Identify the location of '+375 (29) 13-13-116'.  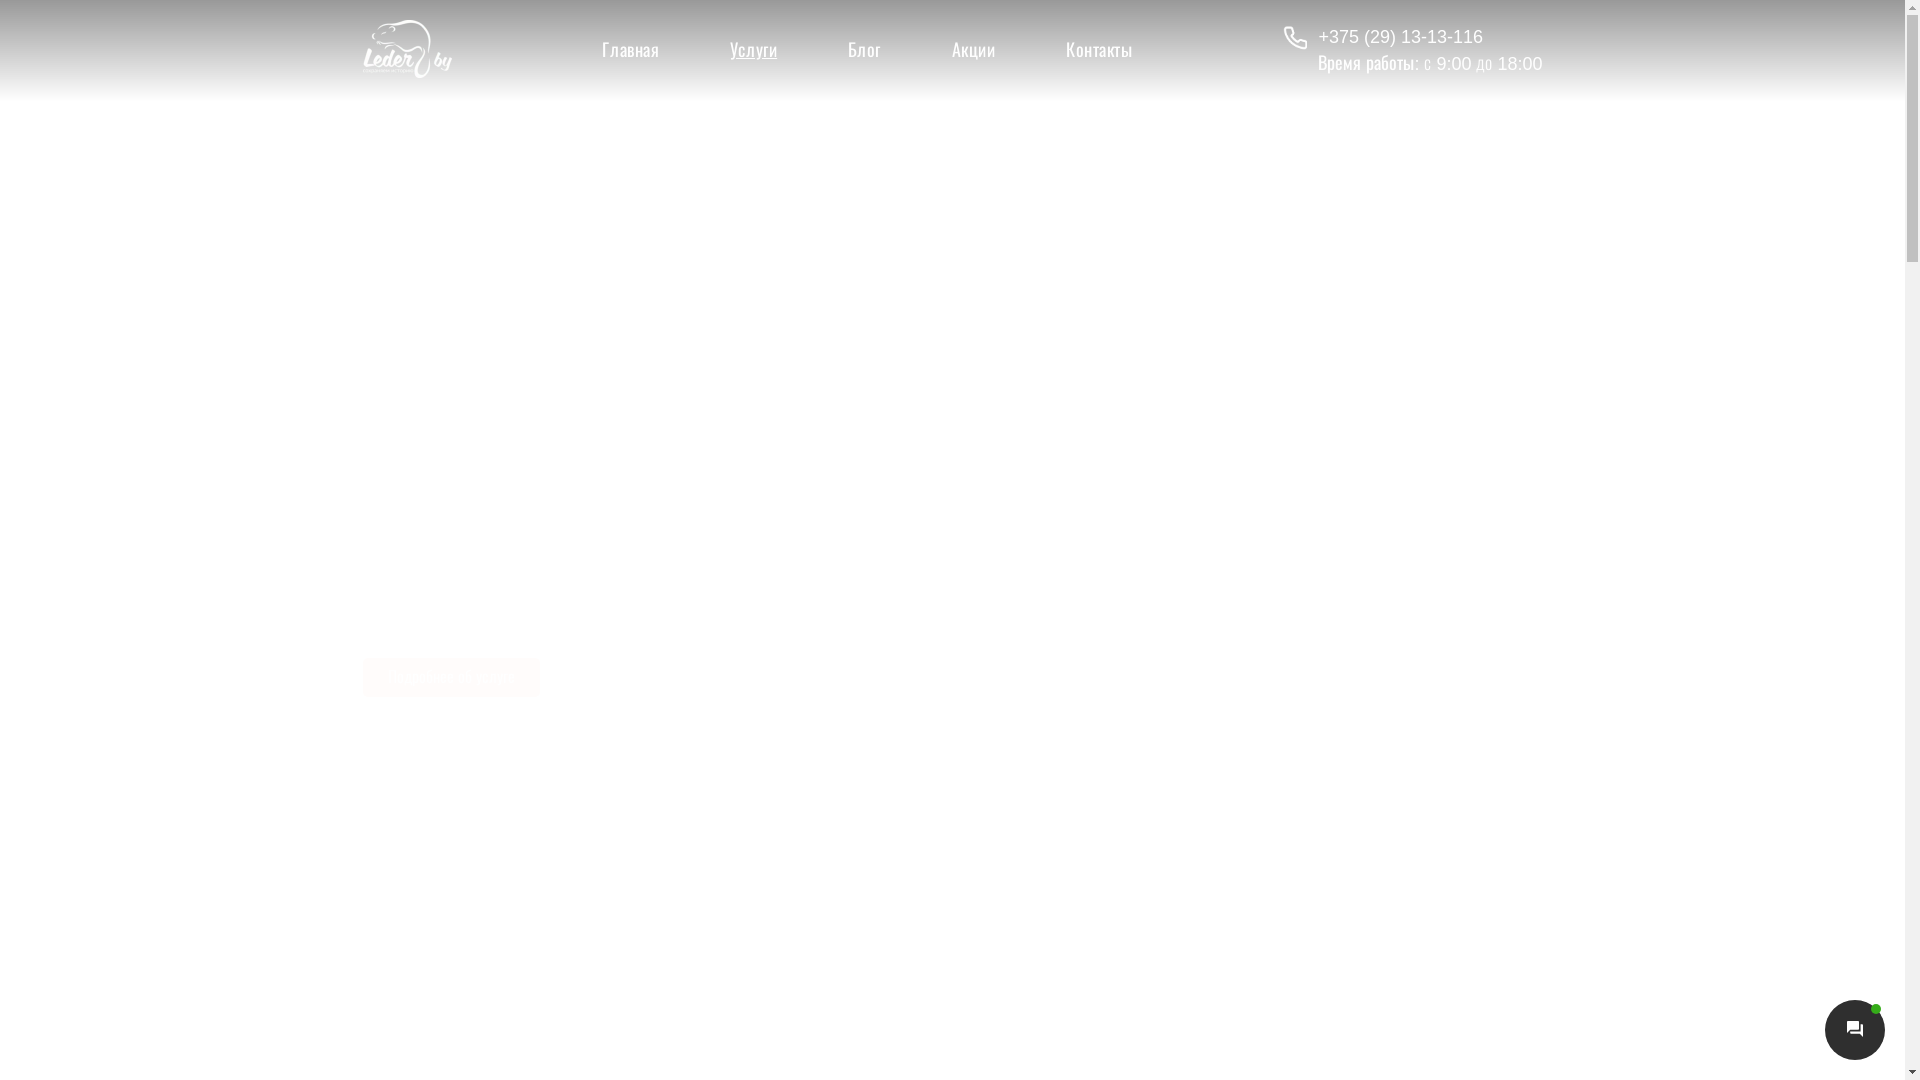
(1411, 37).